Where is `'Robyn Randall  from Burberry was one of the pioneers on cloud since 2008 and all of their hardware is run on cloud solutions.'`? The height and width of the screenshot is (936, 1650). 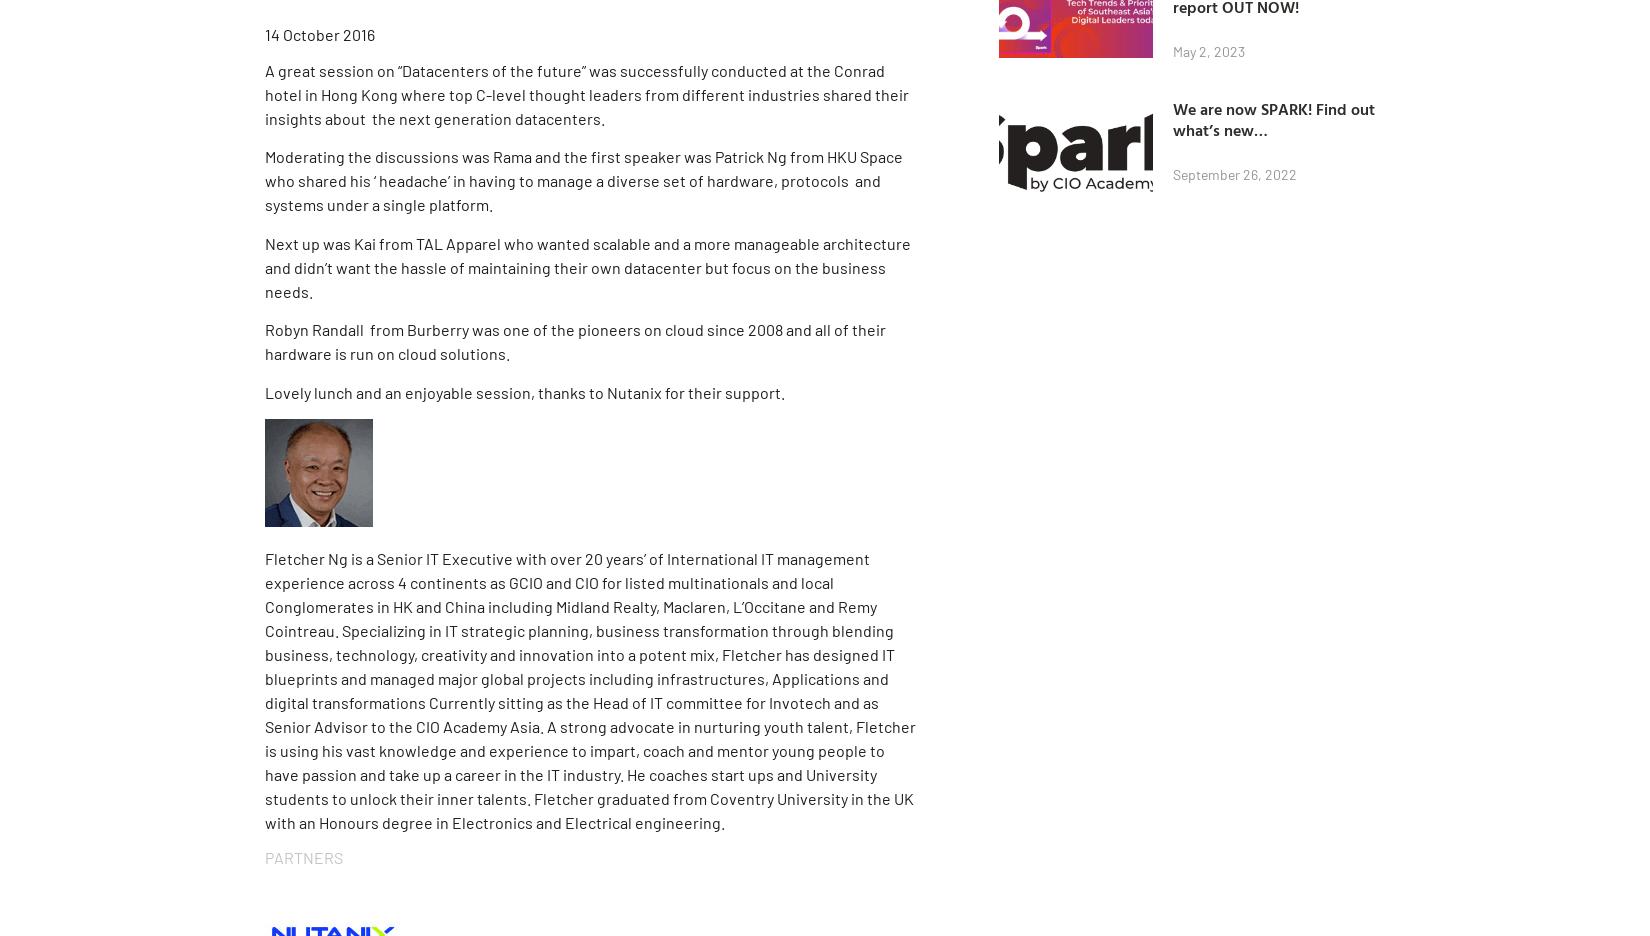
'Robyn Randall  from Burberry was one of the pioneers on cloud since 2008 and all of their hardware is run on cloud solutions.' is located at coordinates (574, 340).